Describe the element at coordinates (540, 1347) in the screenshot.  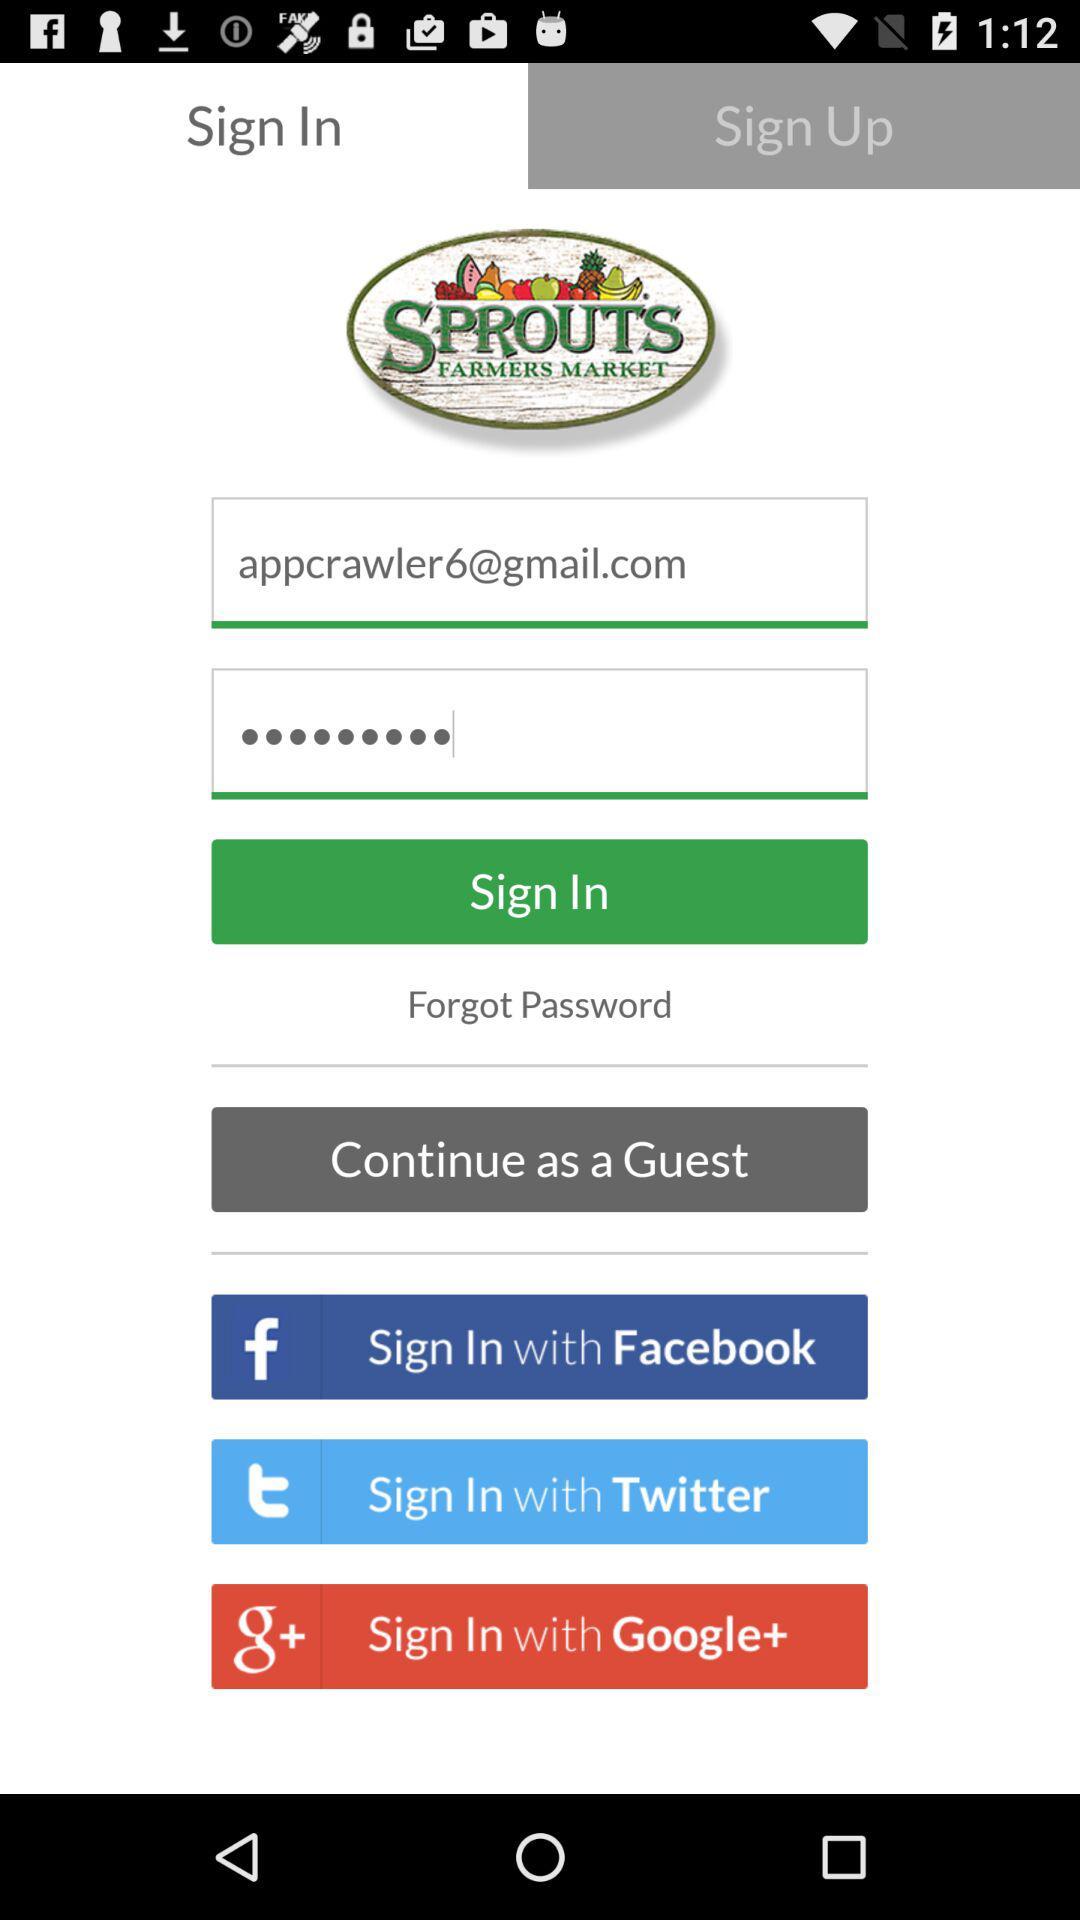
I see `sign in with facebook button which is below continue as a guest on the page` at that location.